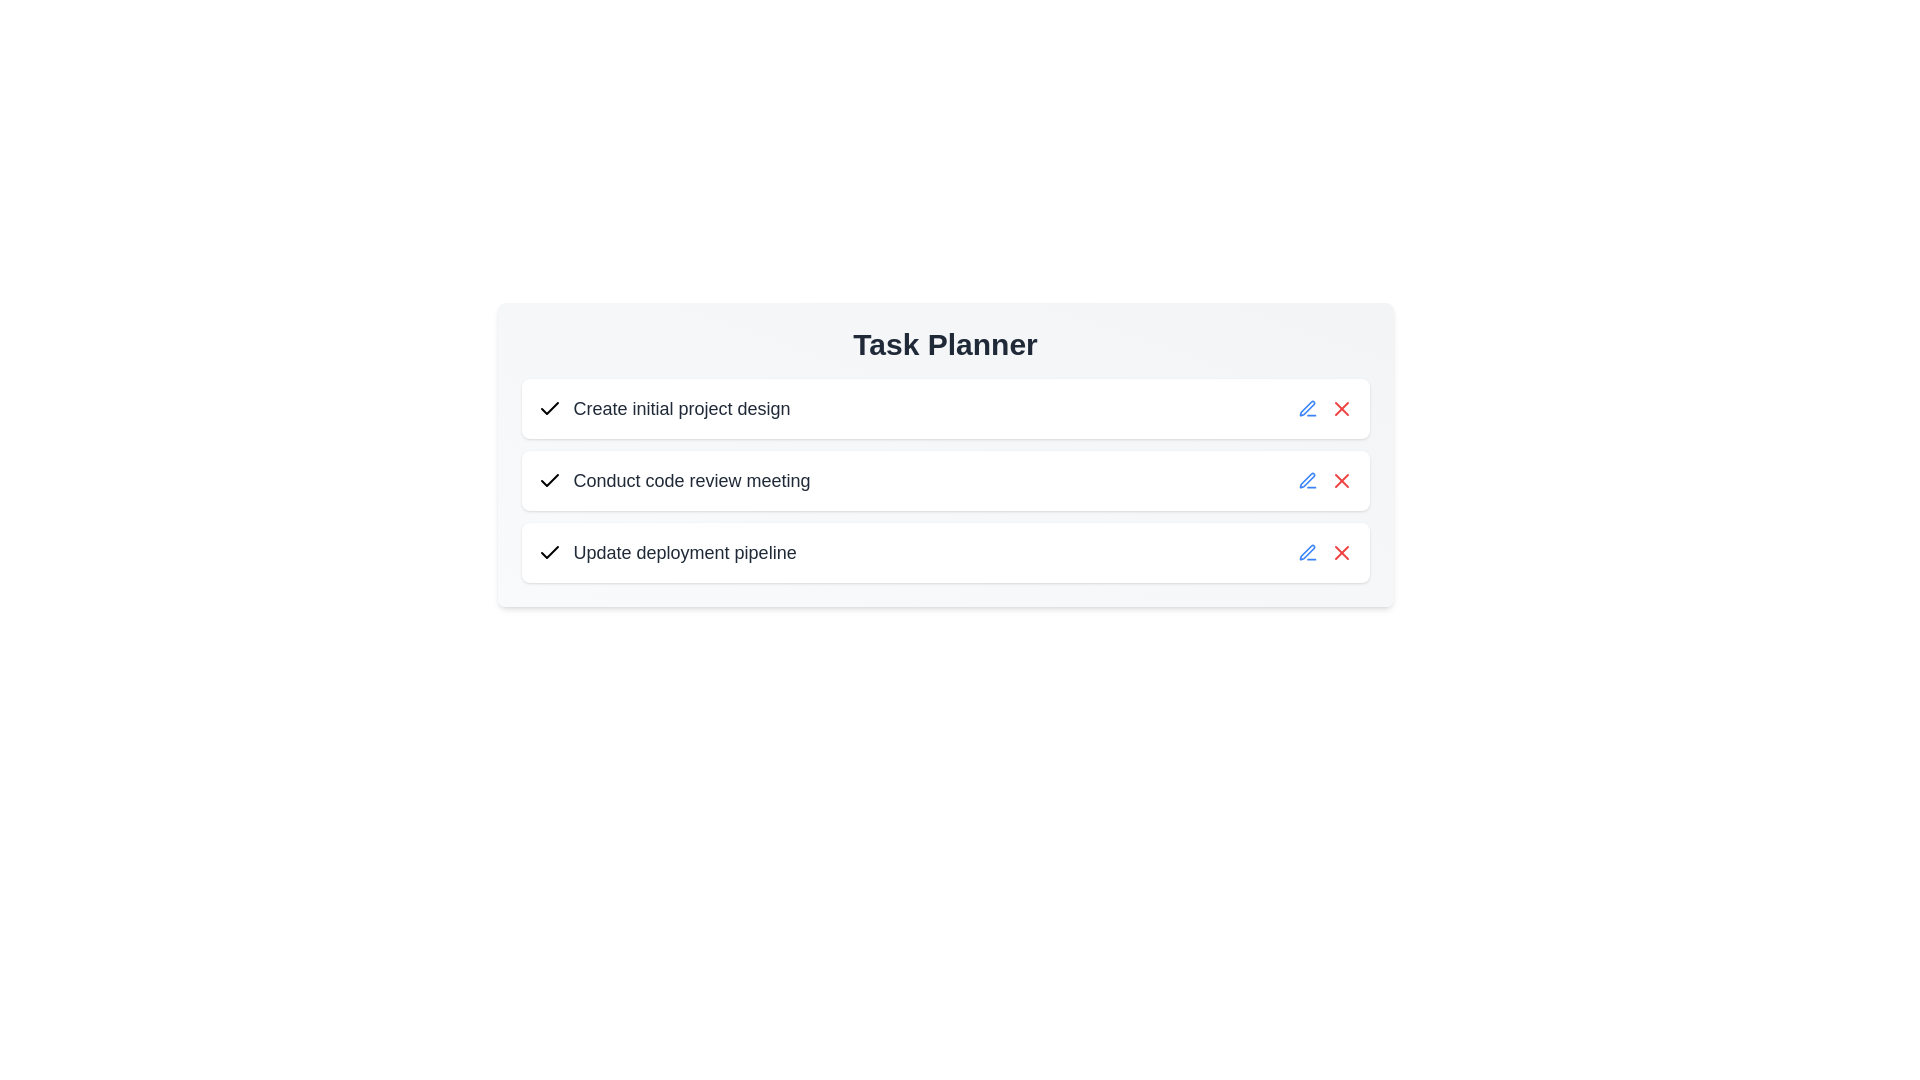 This screenshot has height=1080, width=1920. Describe the element at coordinates (681, 407) in the screenshot. I see `the non-interactive text label describing the task 'Create initial project design', located beneath the 'Task Planner' header and to the right of the checkmark icon` at that location.